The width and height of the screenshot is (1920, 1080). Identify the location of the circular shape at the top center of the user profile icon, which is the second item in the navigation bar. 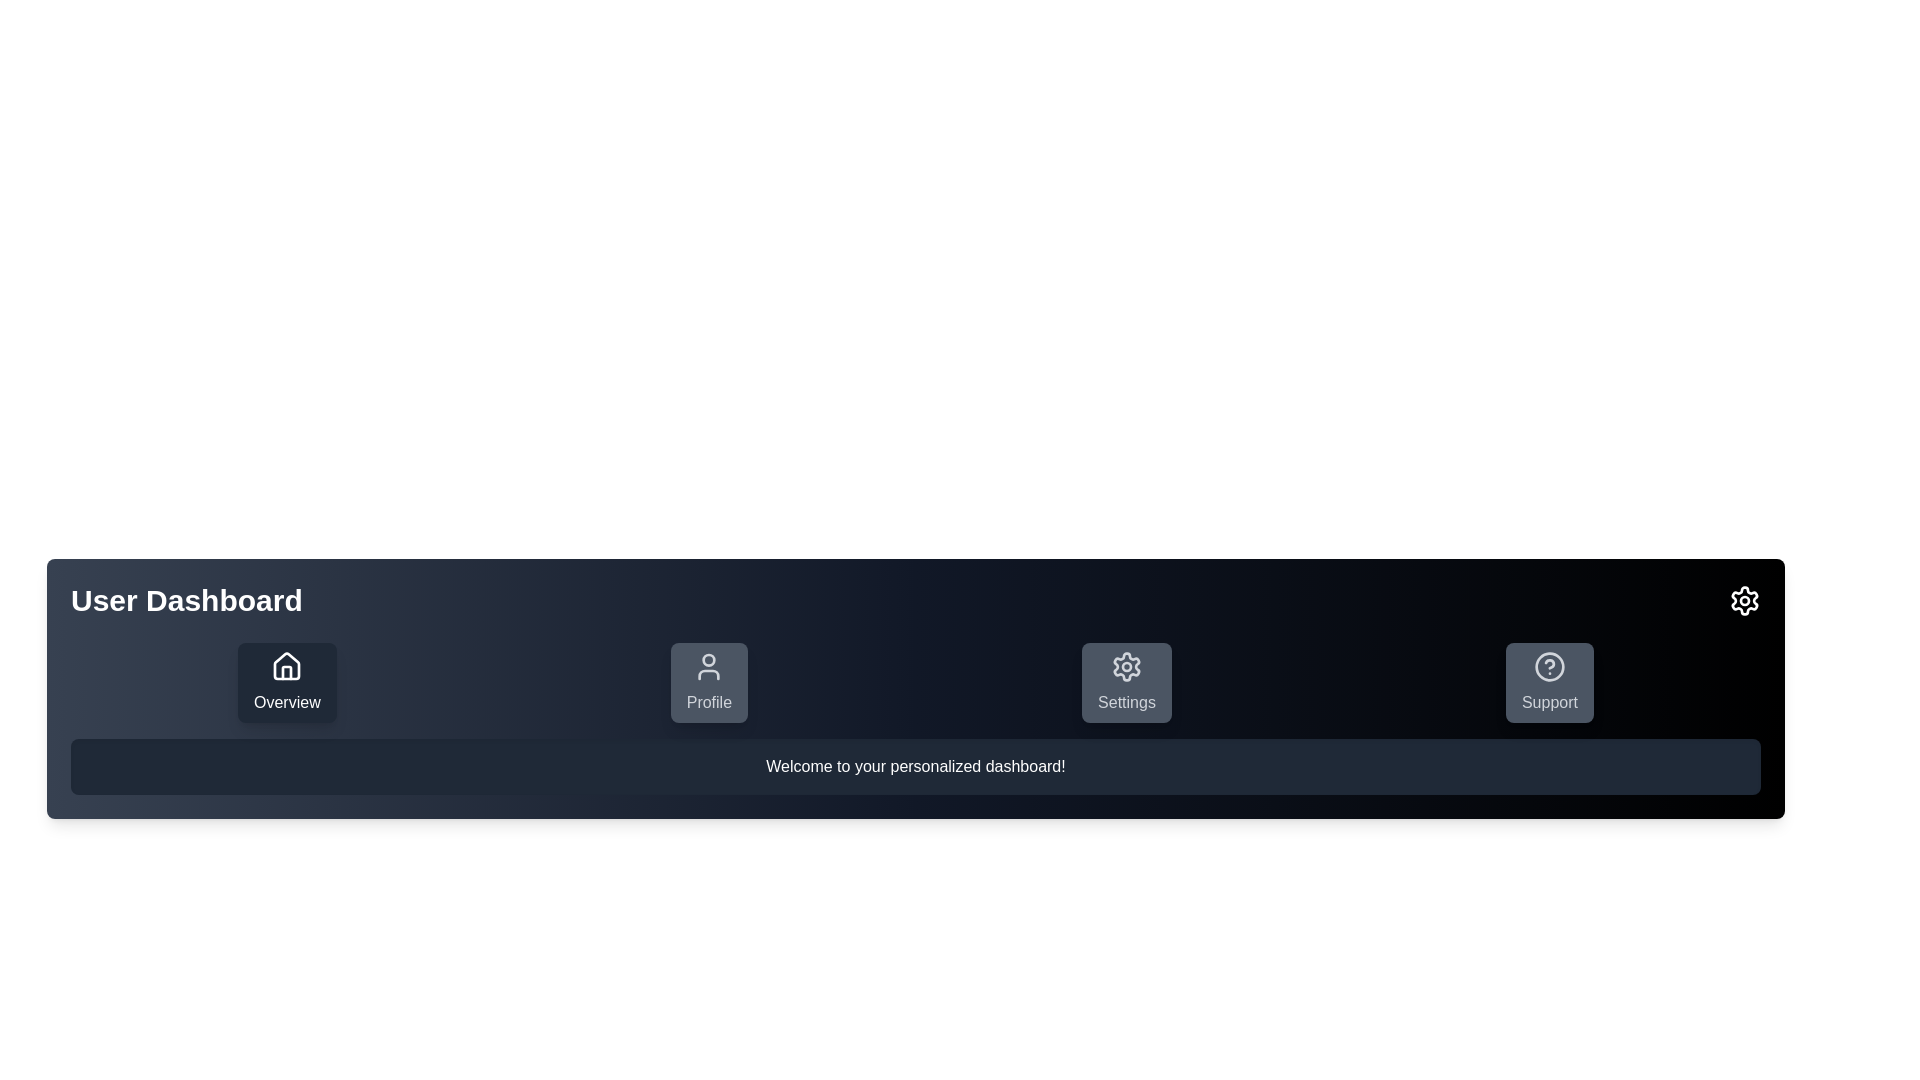
(709, 660).